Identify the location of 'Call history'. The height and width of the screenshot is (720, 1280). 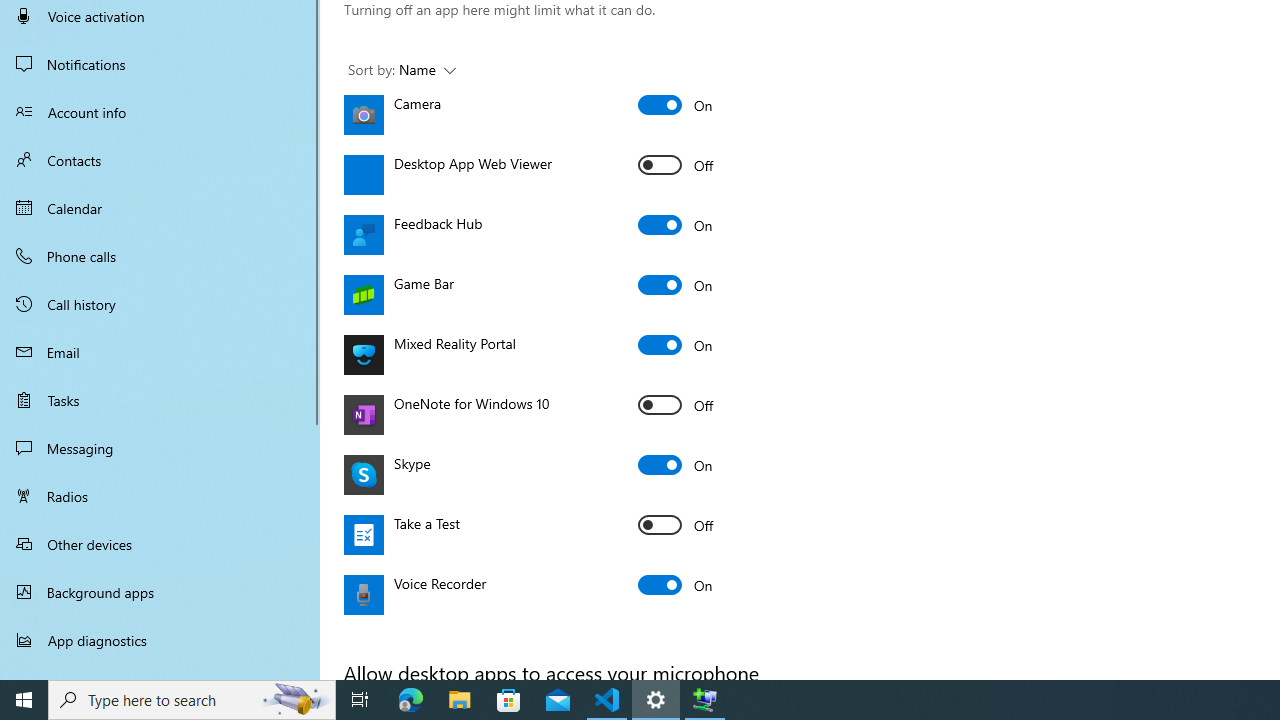
(160, 304).